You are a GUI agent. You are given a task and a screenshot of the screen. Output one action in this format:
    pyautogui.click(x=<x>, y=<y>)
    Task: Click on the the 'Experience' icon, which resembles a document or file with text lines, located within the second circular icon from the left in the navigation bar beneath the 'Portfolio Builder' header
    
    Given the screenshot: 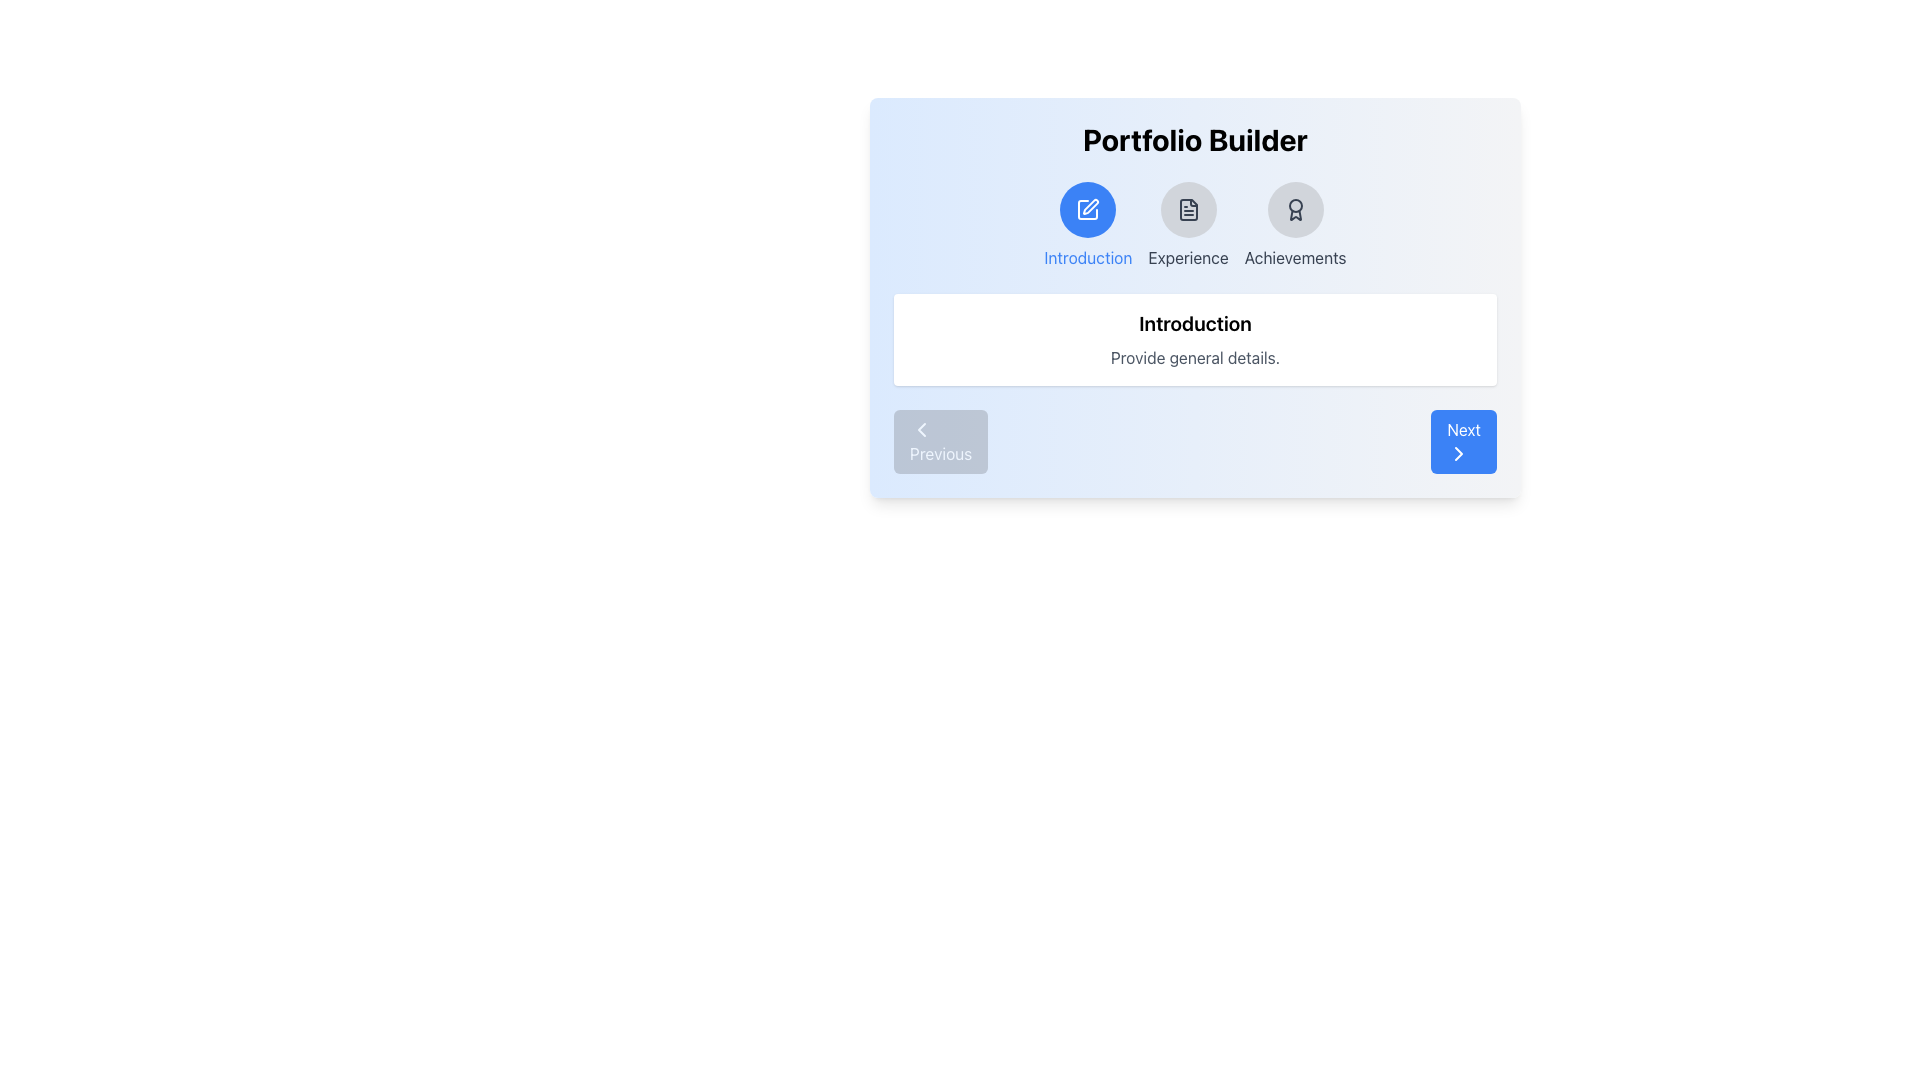 What is the action you would take?
    pyautogui.click(x=1188, y=209)
    